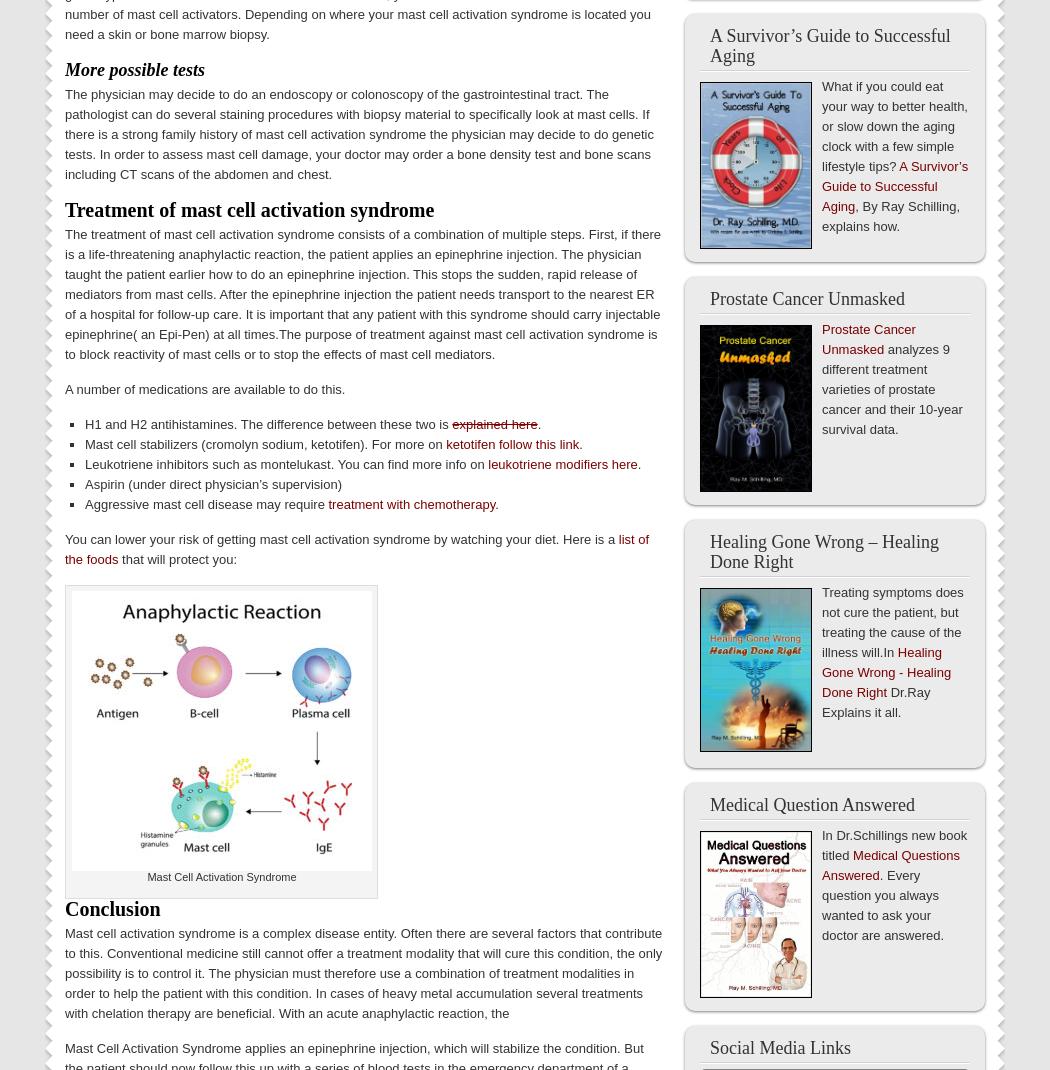 The height and width of the screenshot is (1070, 1050). What do you see at coordinates (177, 557) in the screenshot?
I see `'that will protect you:'` at bounding box center [177, 557].